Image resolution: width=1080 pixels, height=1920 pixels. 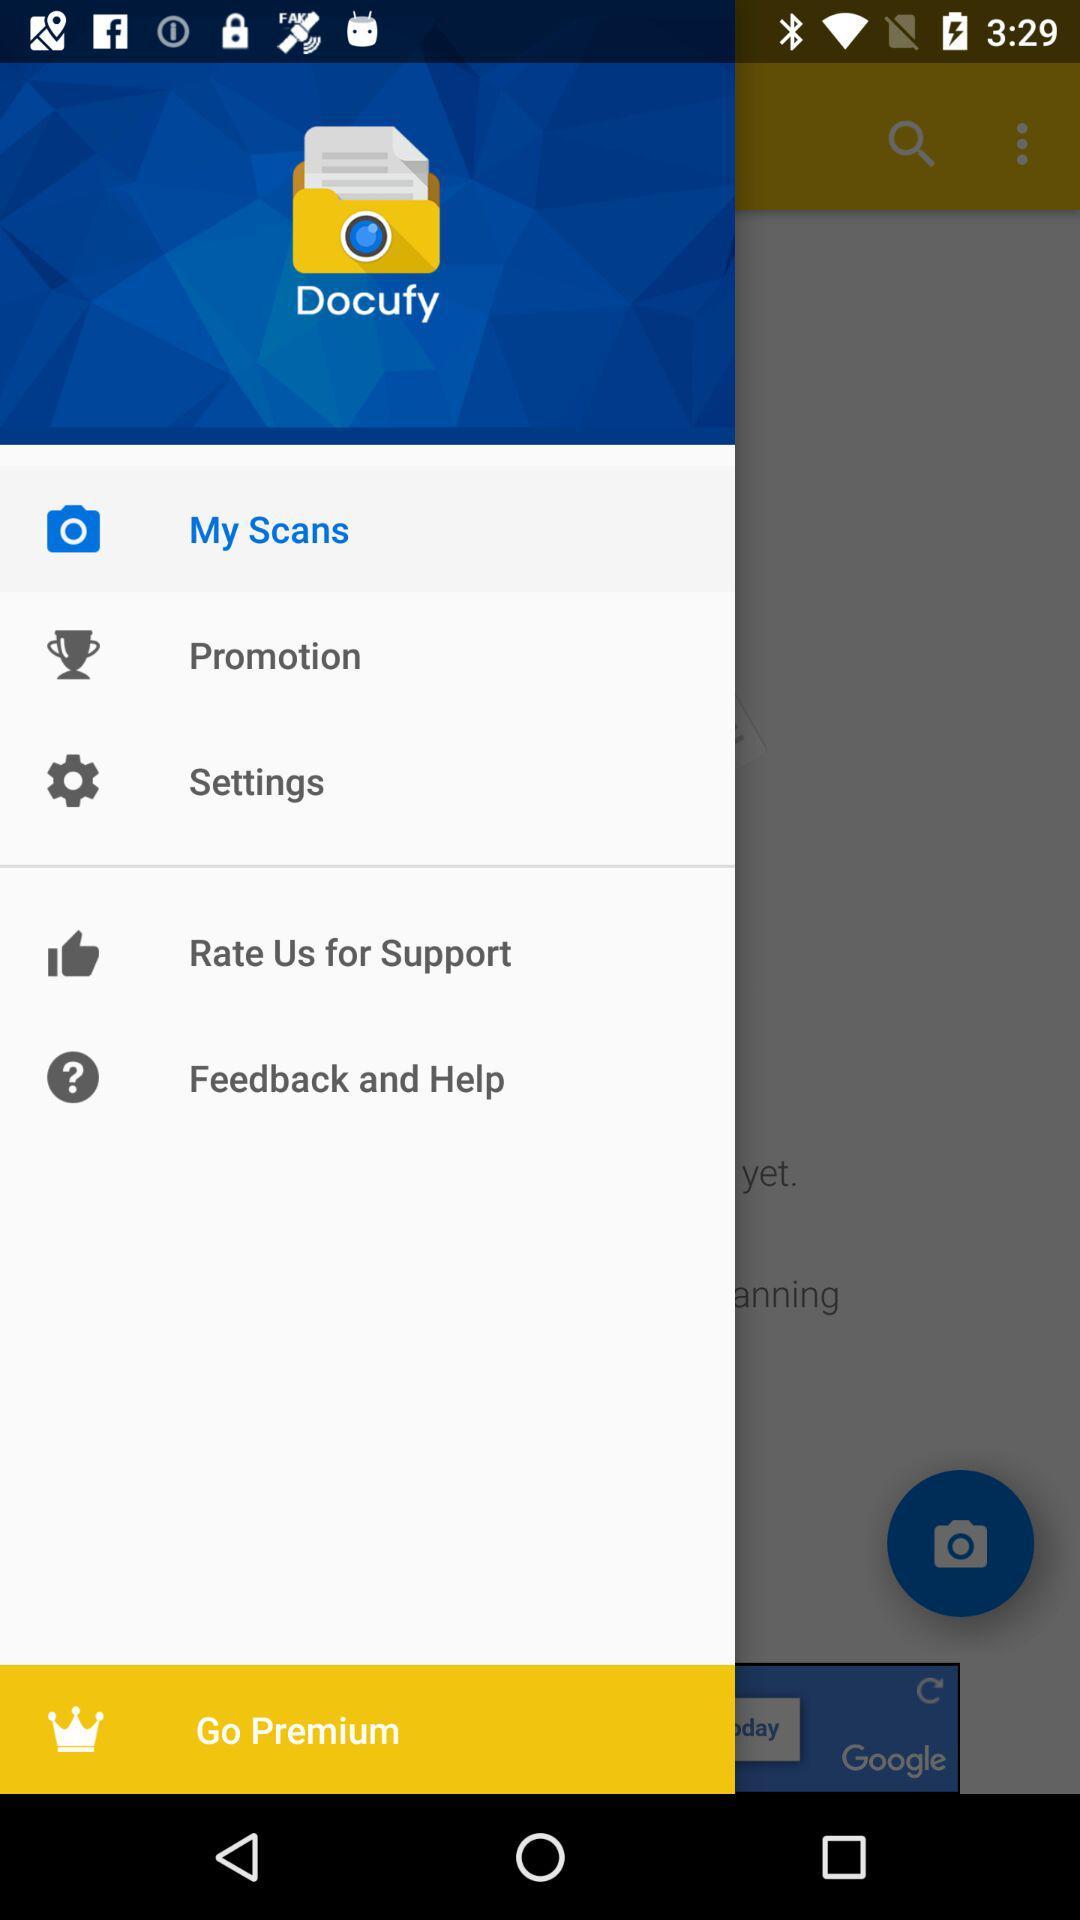 I want to click on camera button which is at bottom right corner of page, so click(x=959, y=1543).